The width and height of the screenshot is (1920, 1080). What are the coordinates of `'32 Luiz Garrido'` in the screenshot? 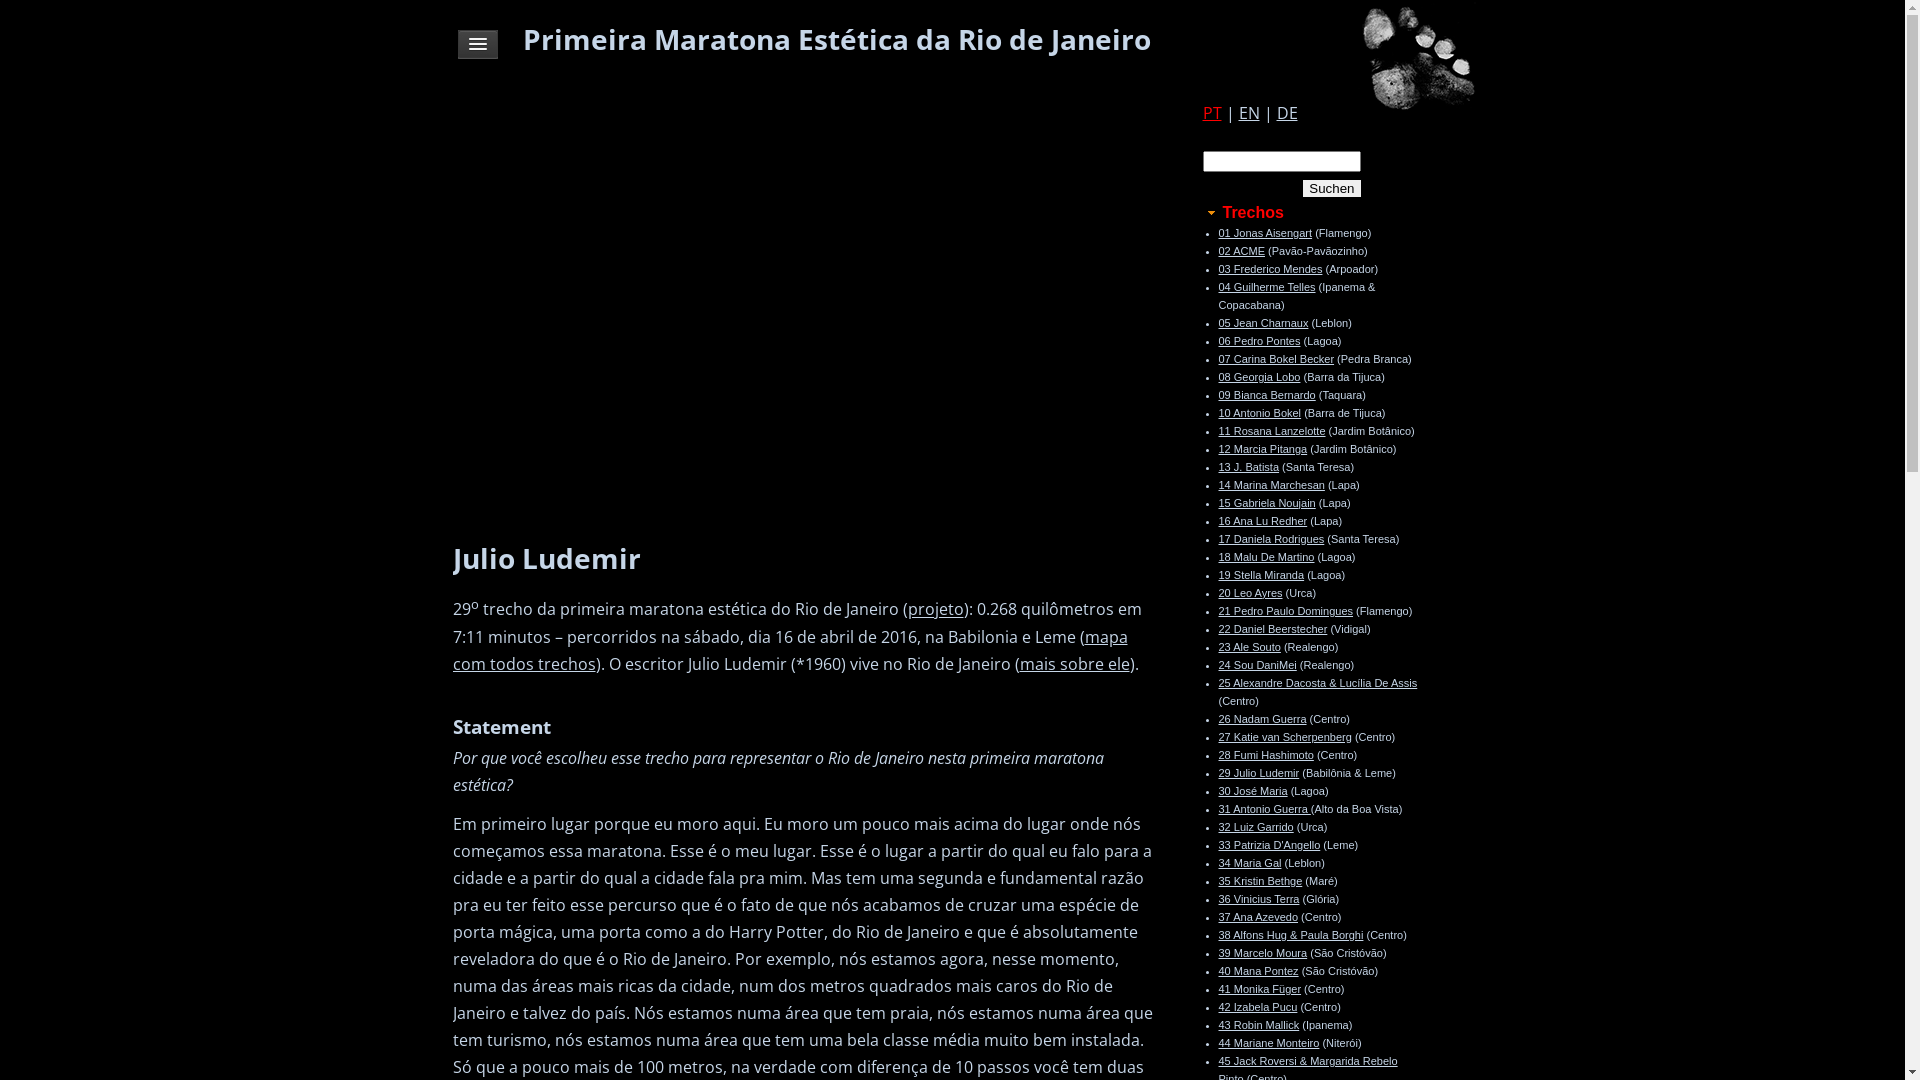 It's located at (1254, 826).